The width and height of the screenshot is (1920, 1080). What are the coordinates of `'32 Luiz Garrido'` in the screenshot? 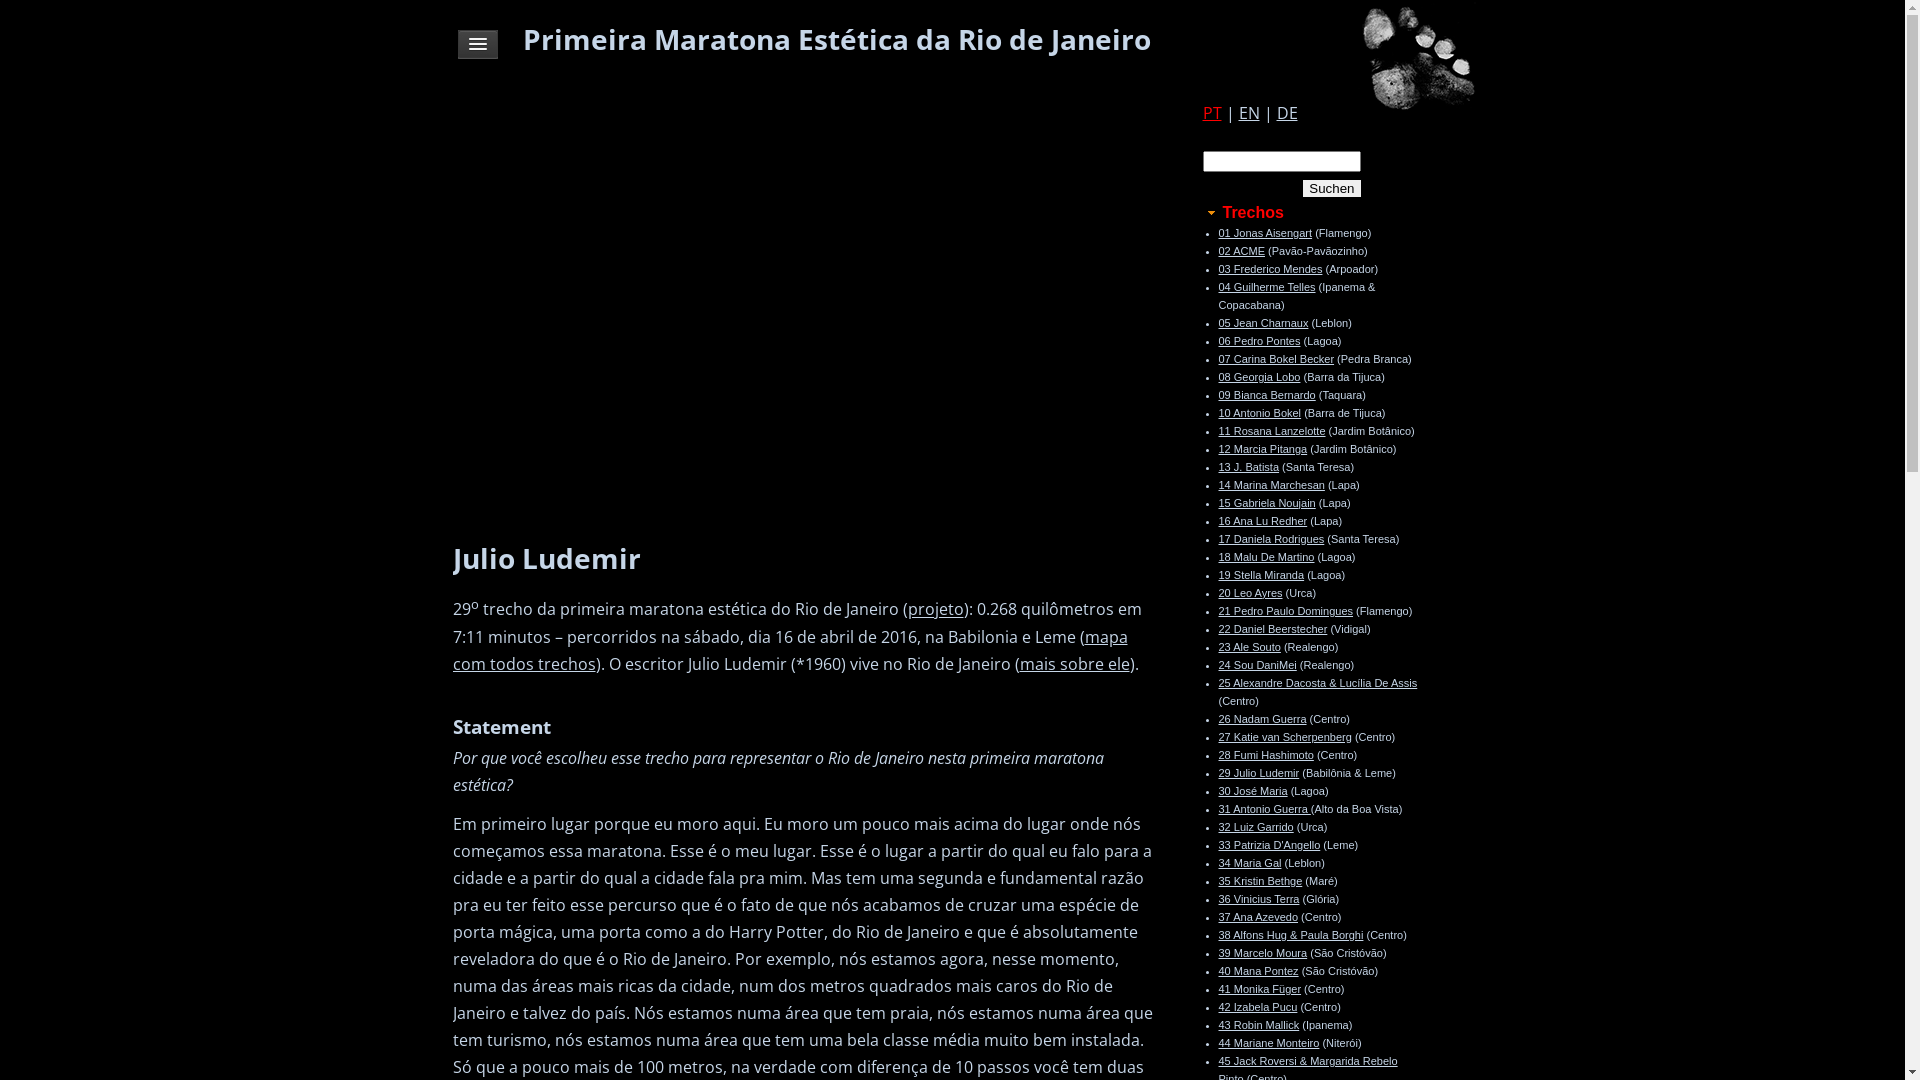 It's located at (1254, 826).